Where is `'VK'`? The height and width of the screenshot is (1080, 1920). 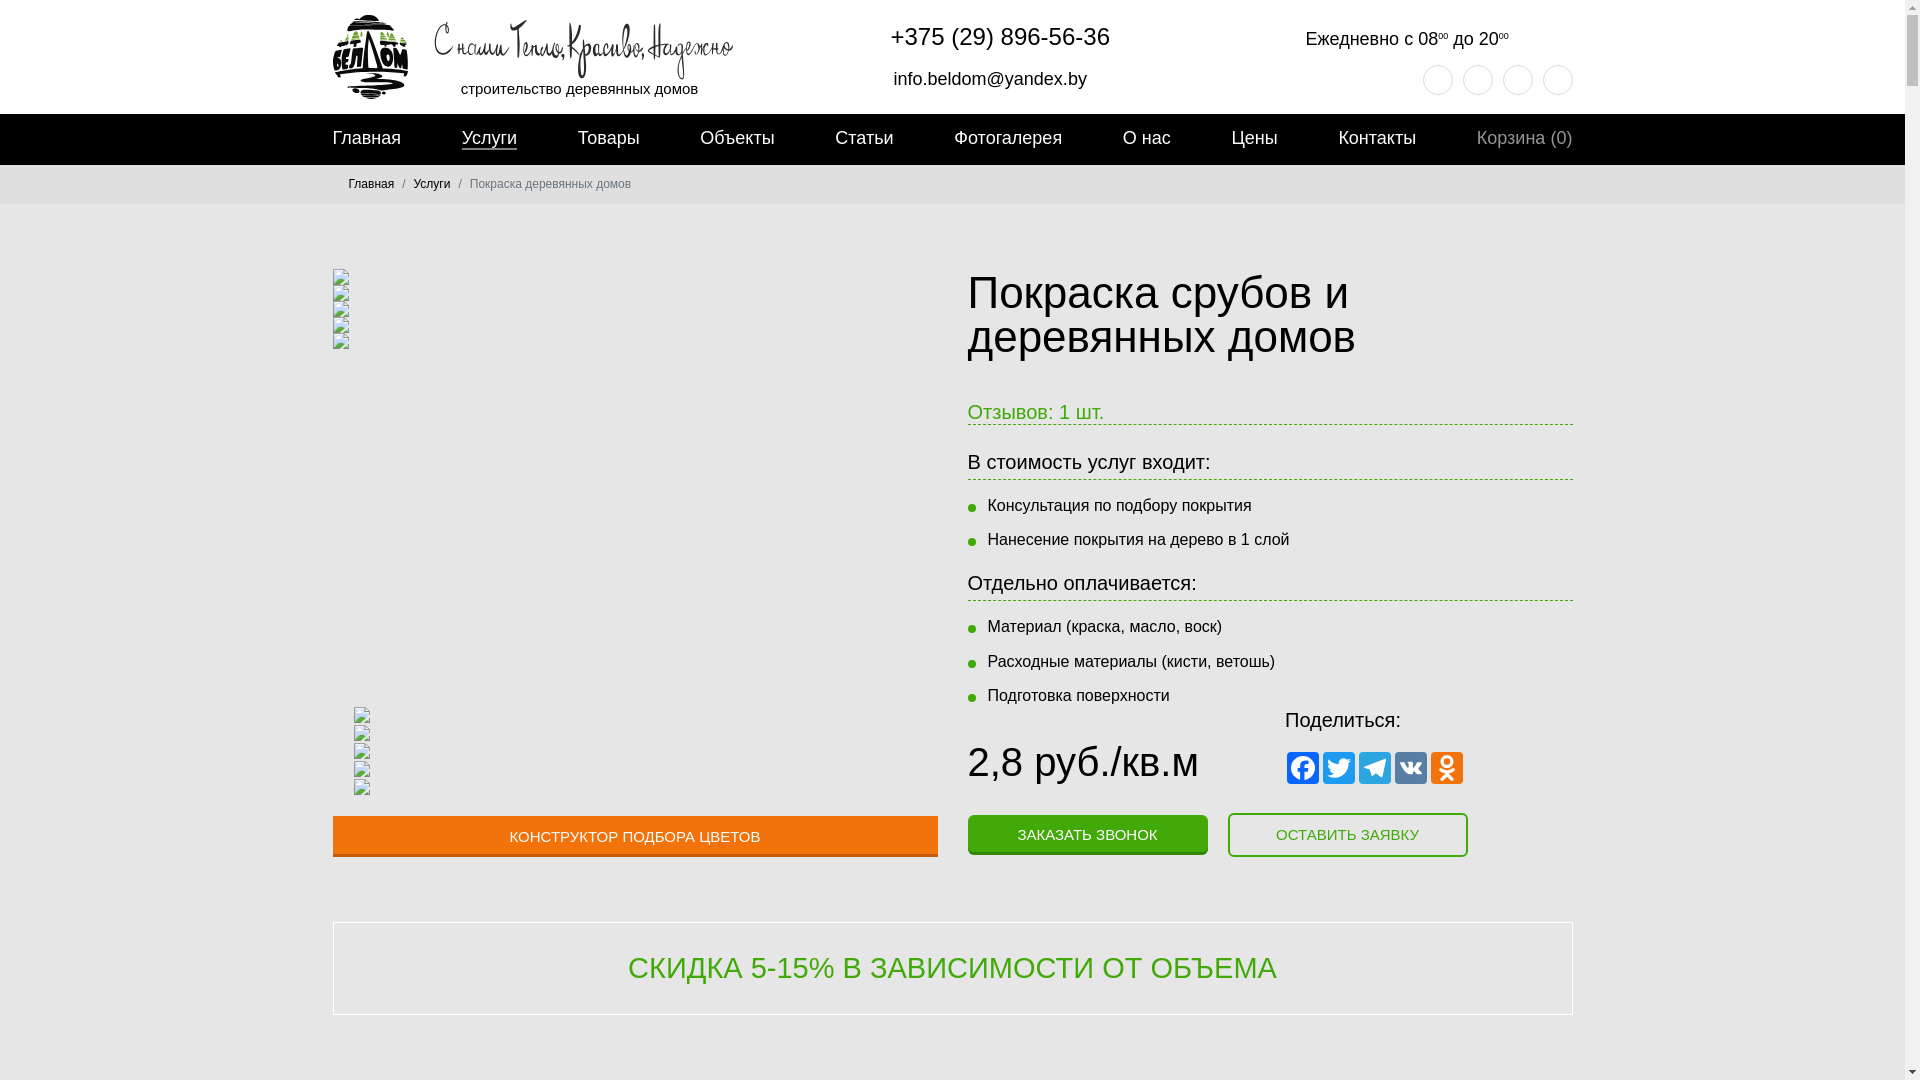 'VK' is located at coordinates (1391, 766).